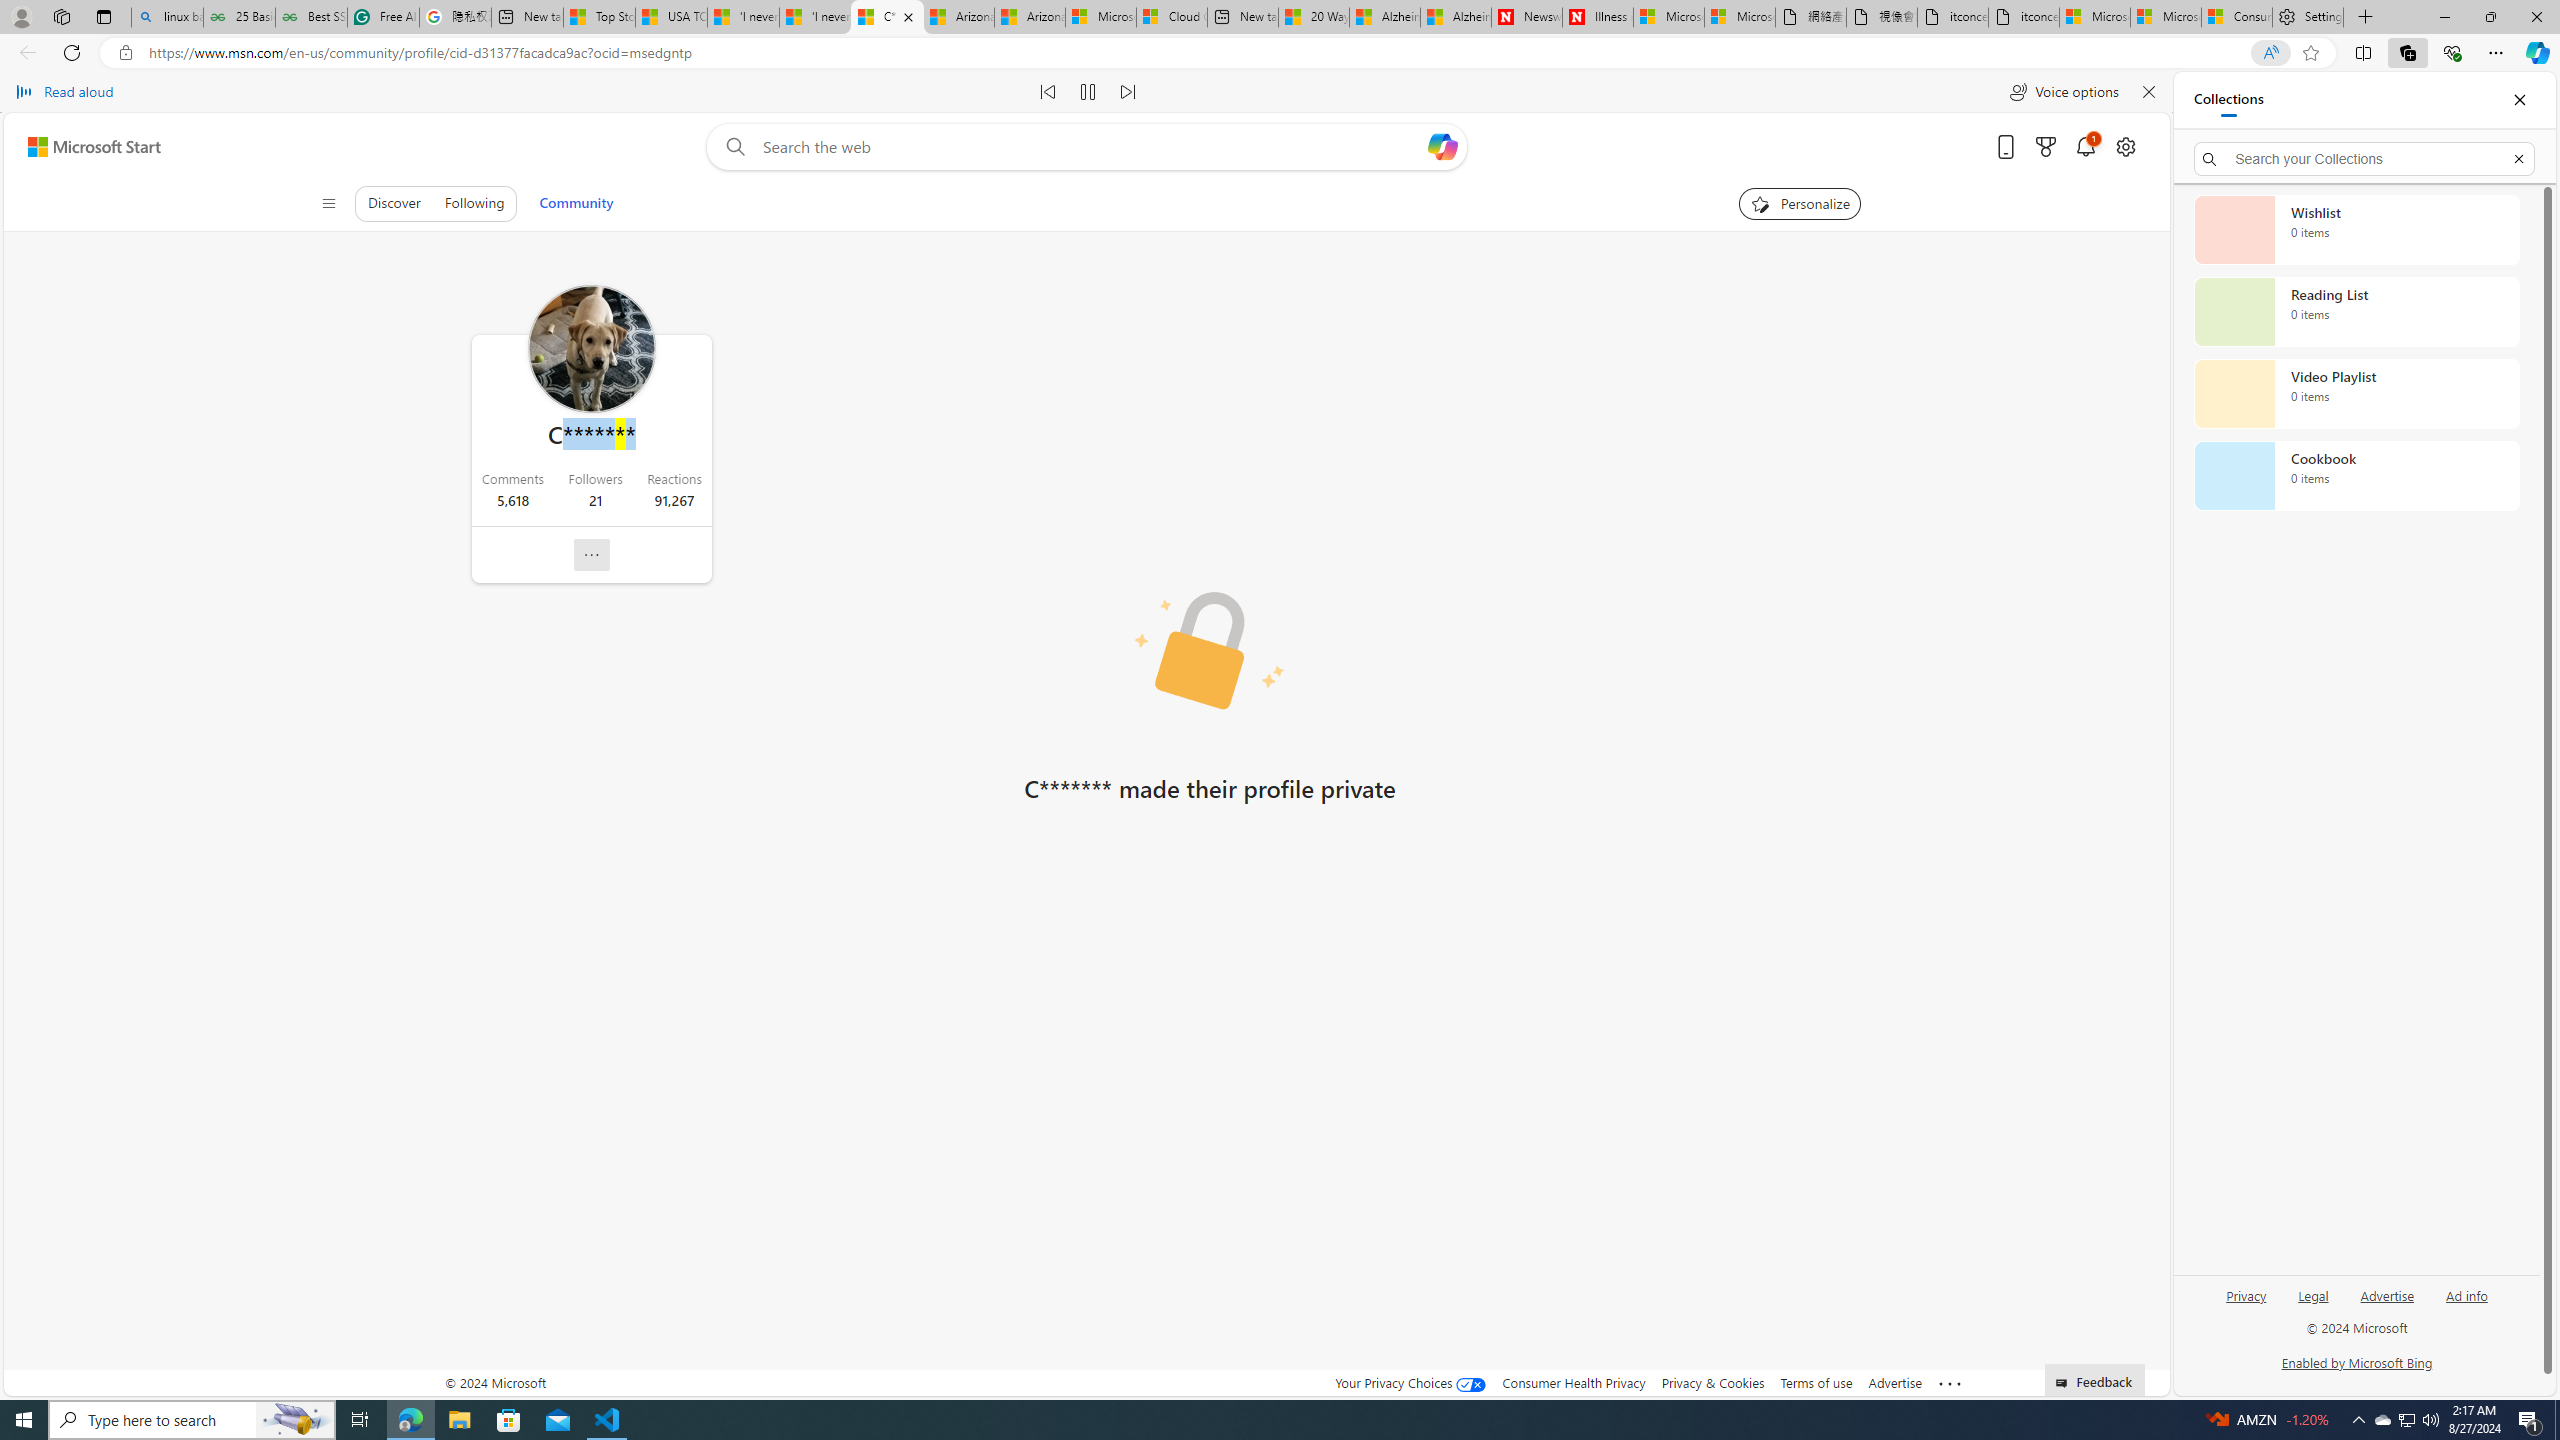 This screenshot has width=2560, height=1440. I want to click on 'Your Privacy Choices', so click(1410, 1382).